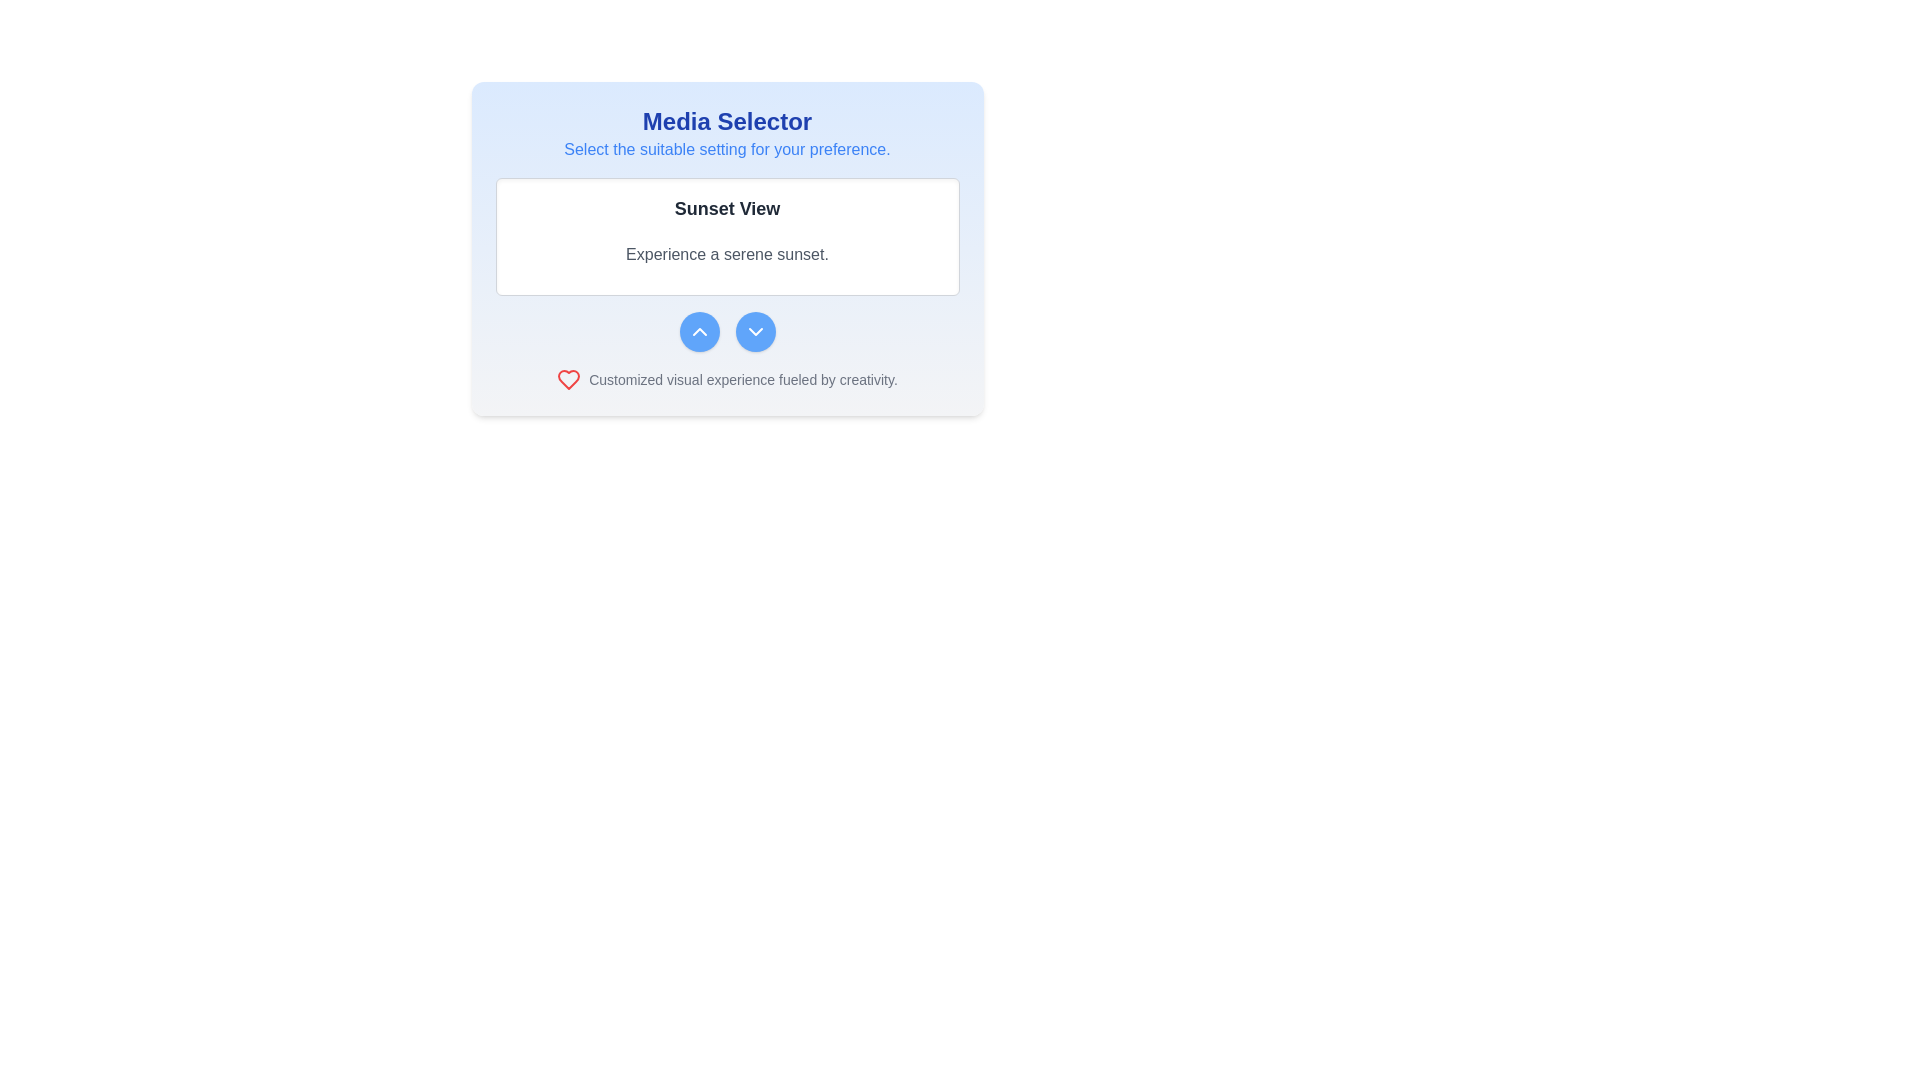 Image resolution: width=1920 pixels, height=1080 pixels. What do you see at coordinates (754, 330) in the screenshot?
I see `the round blue button with a white downwards arrow icon, located to the right of the upwards arrow button beneath the 'Sunset View' section` at bounding box center [754, 330].